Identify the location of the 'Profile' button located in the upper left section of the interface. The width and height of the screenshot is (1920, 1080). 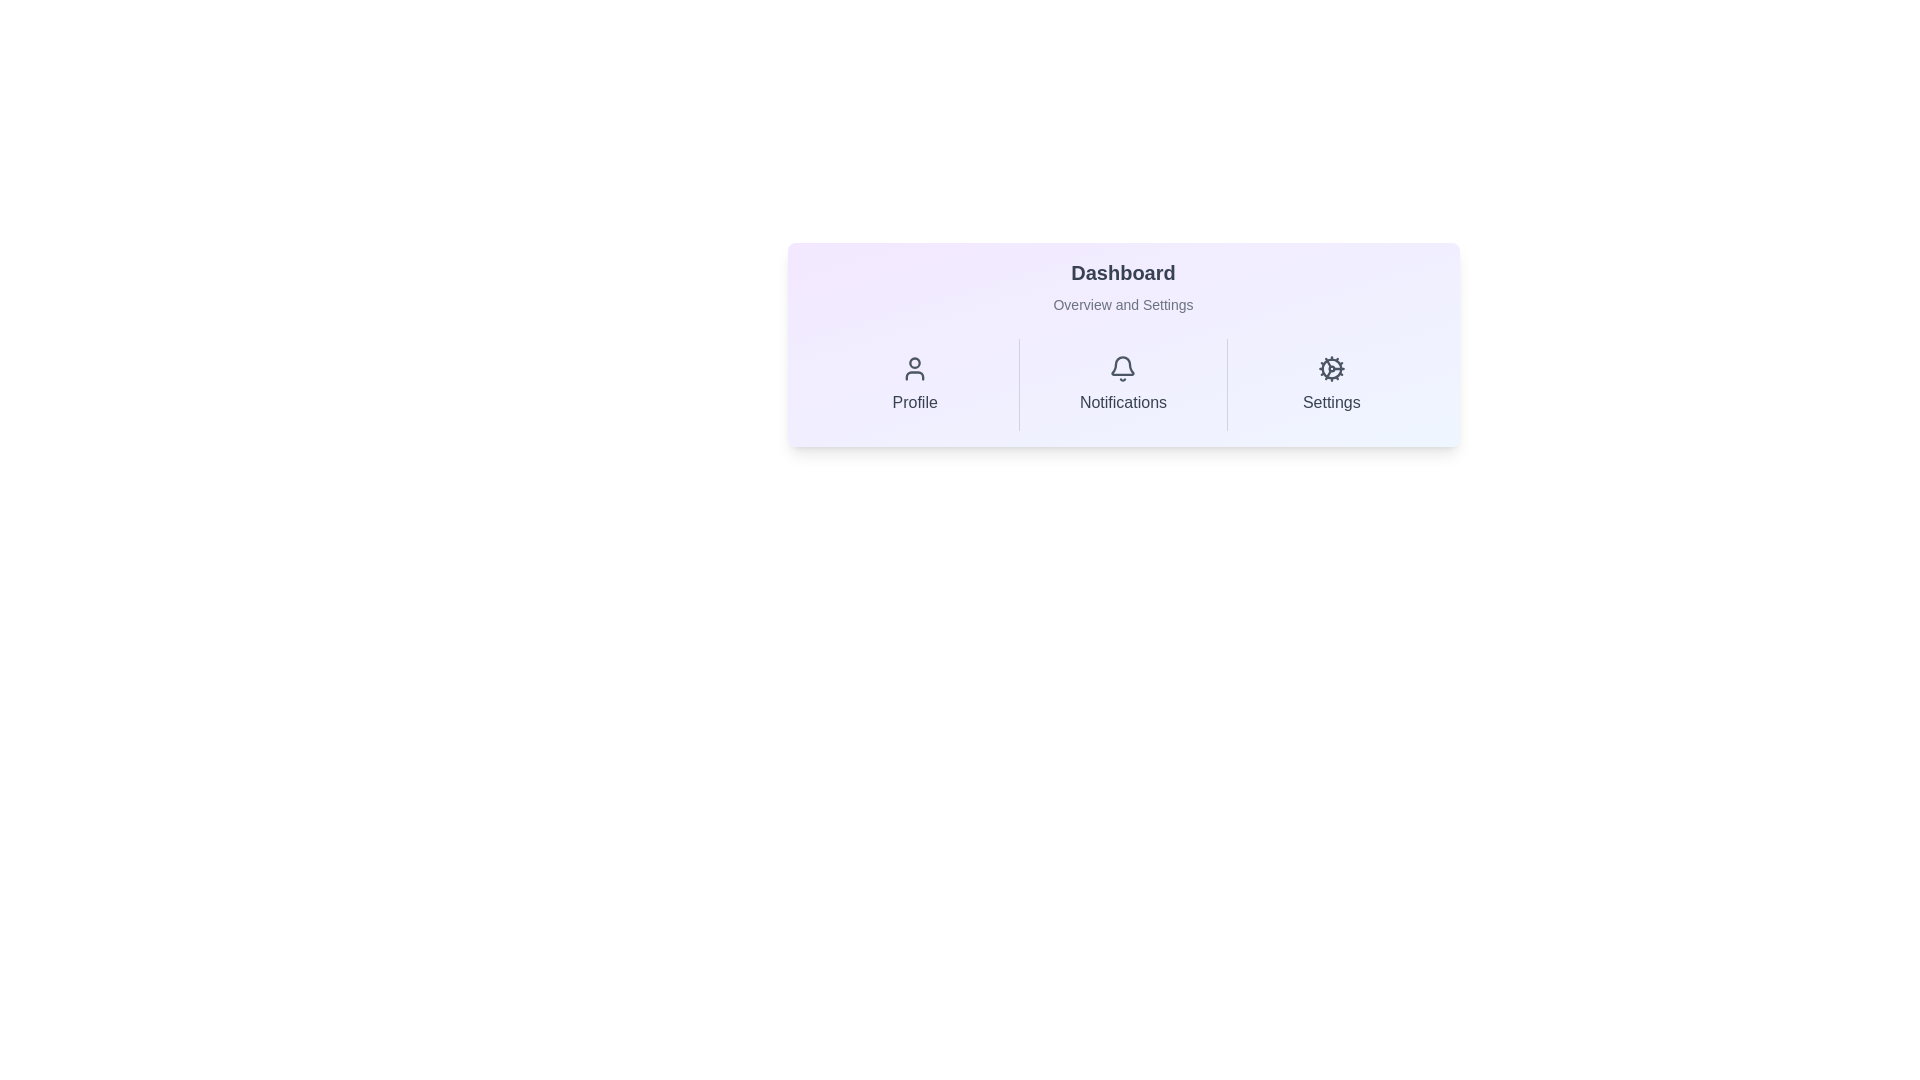
(914, 385).